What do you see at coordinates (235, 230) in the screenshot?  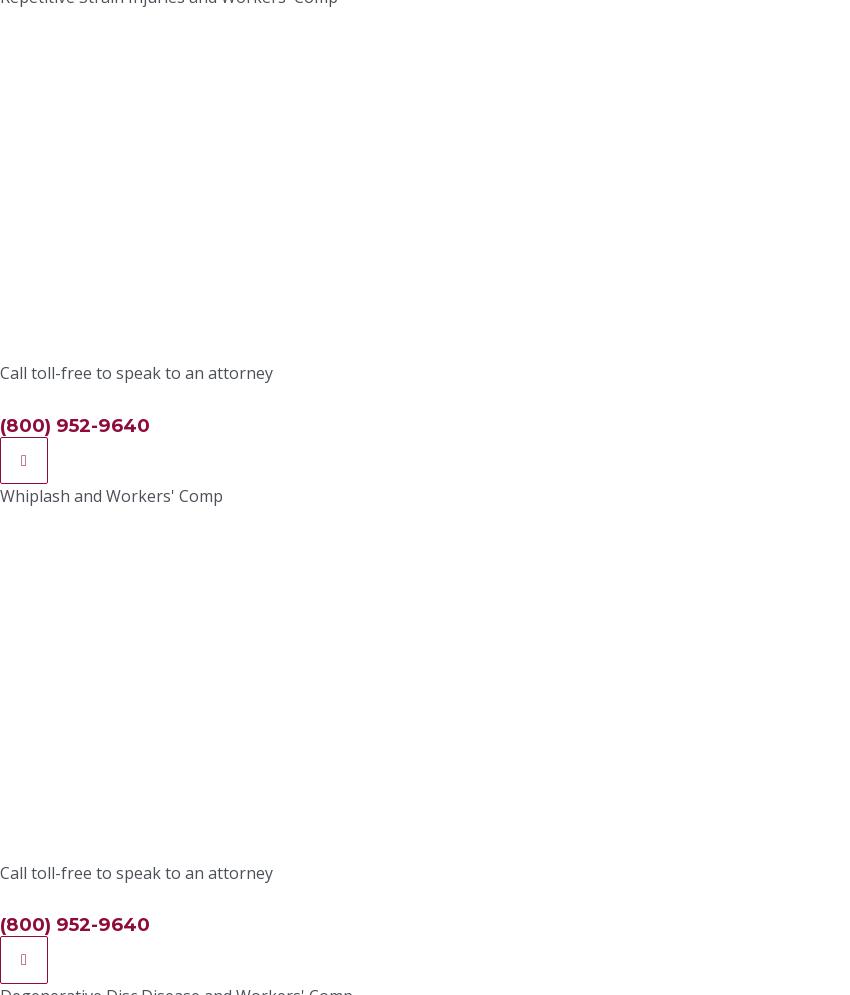 I see `'Hearing Loss'` at bounding box center [235, 230].